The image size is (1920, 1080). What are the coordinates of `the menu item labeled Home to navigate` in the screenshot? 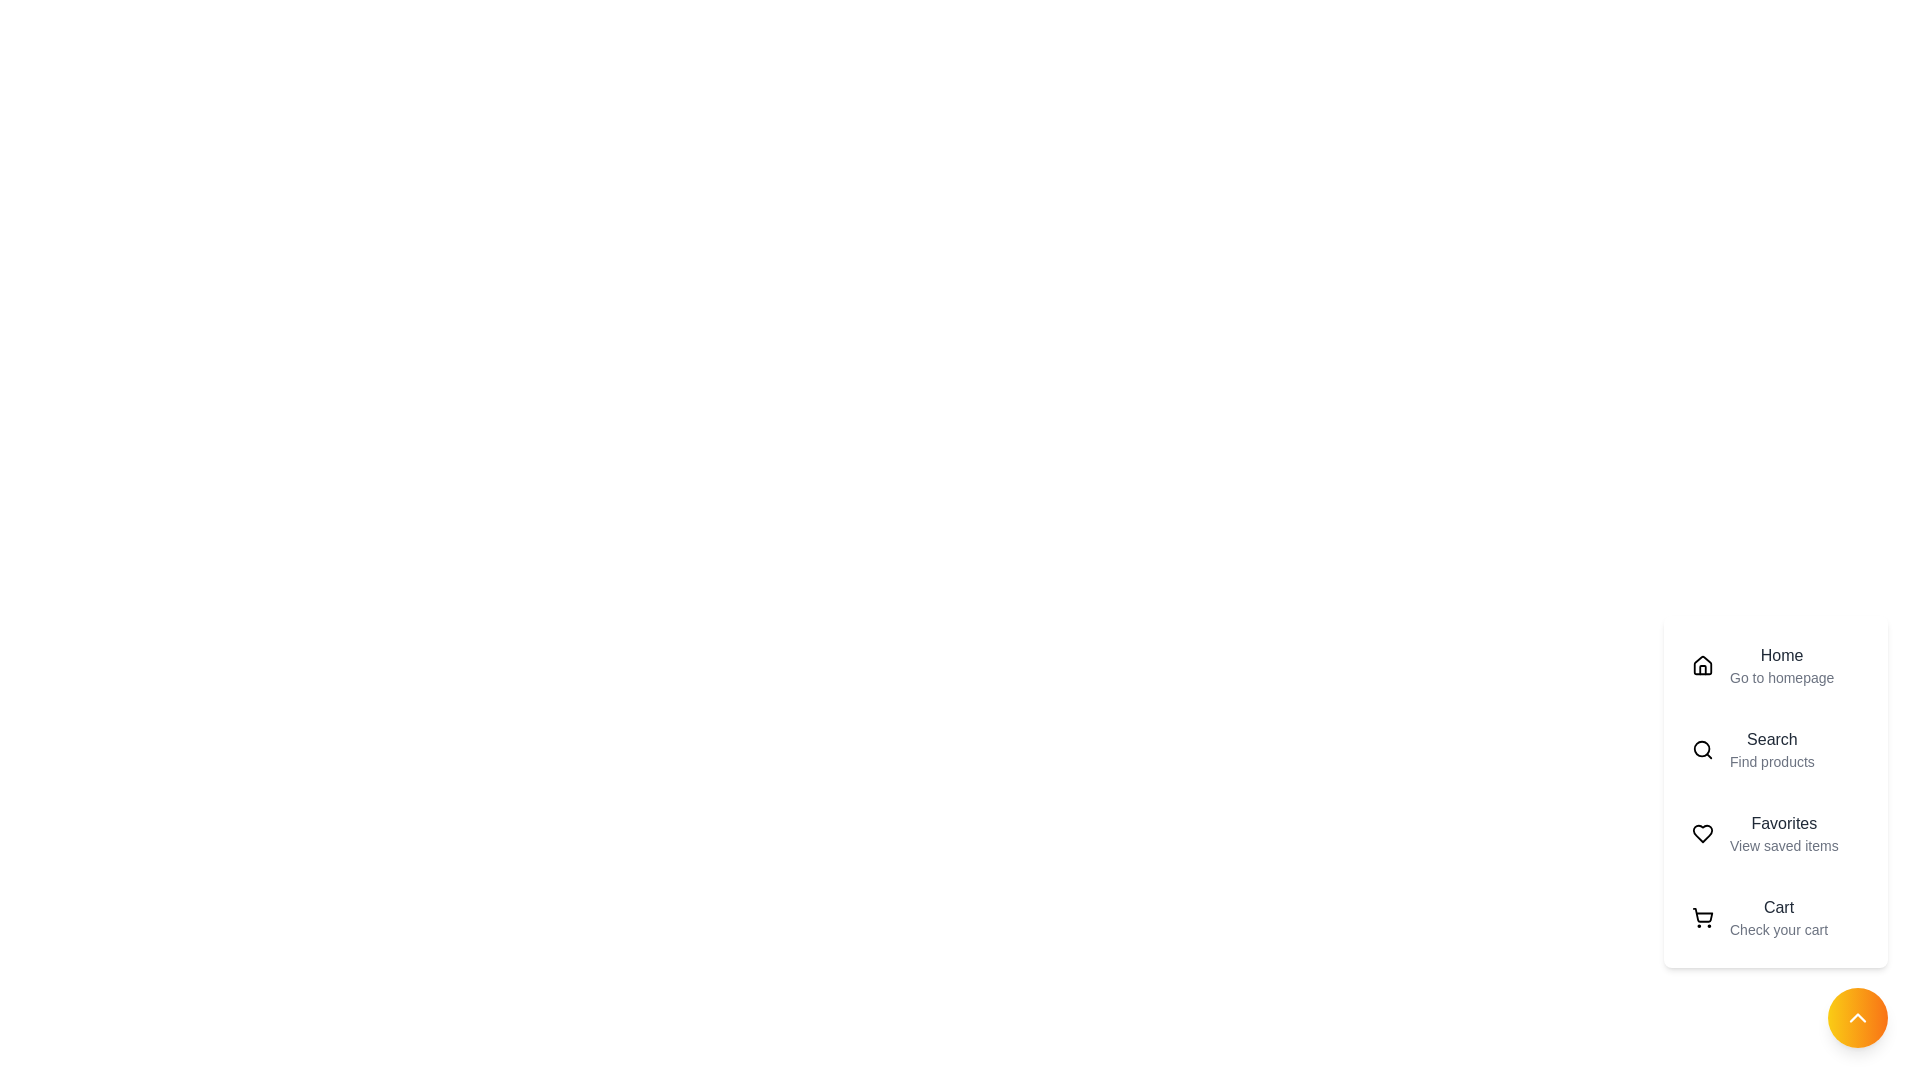 It's located at (1776, 666).